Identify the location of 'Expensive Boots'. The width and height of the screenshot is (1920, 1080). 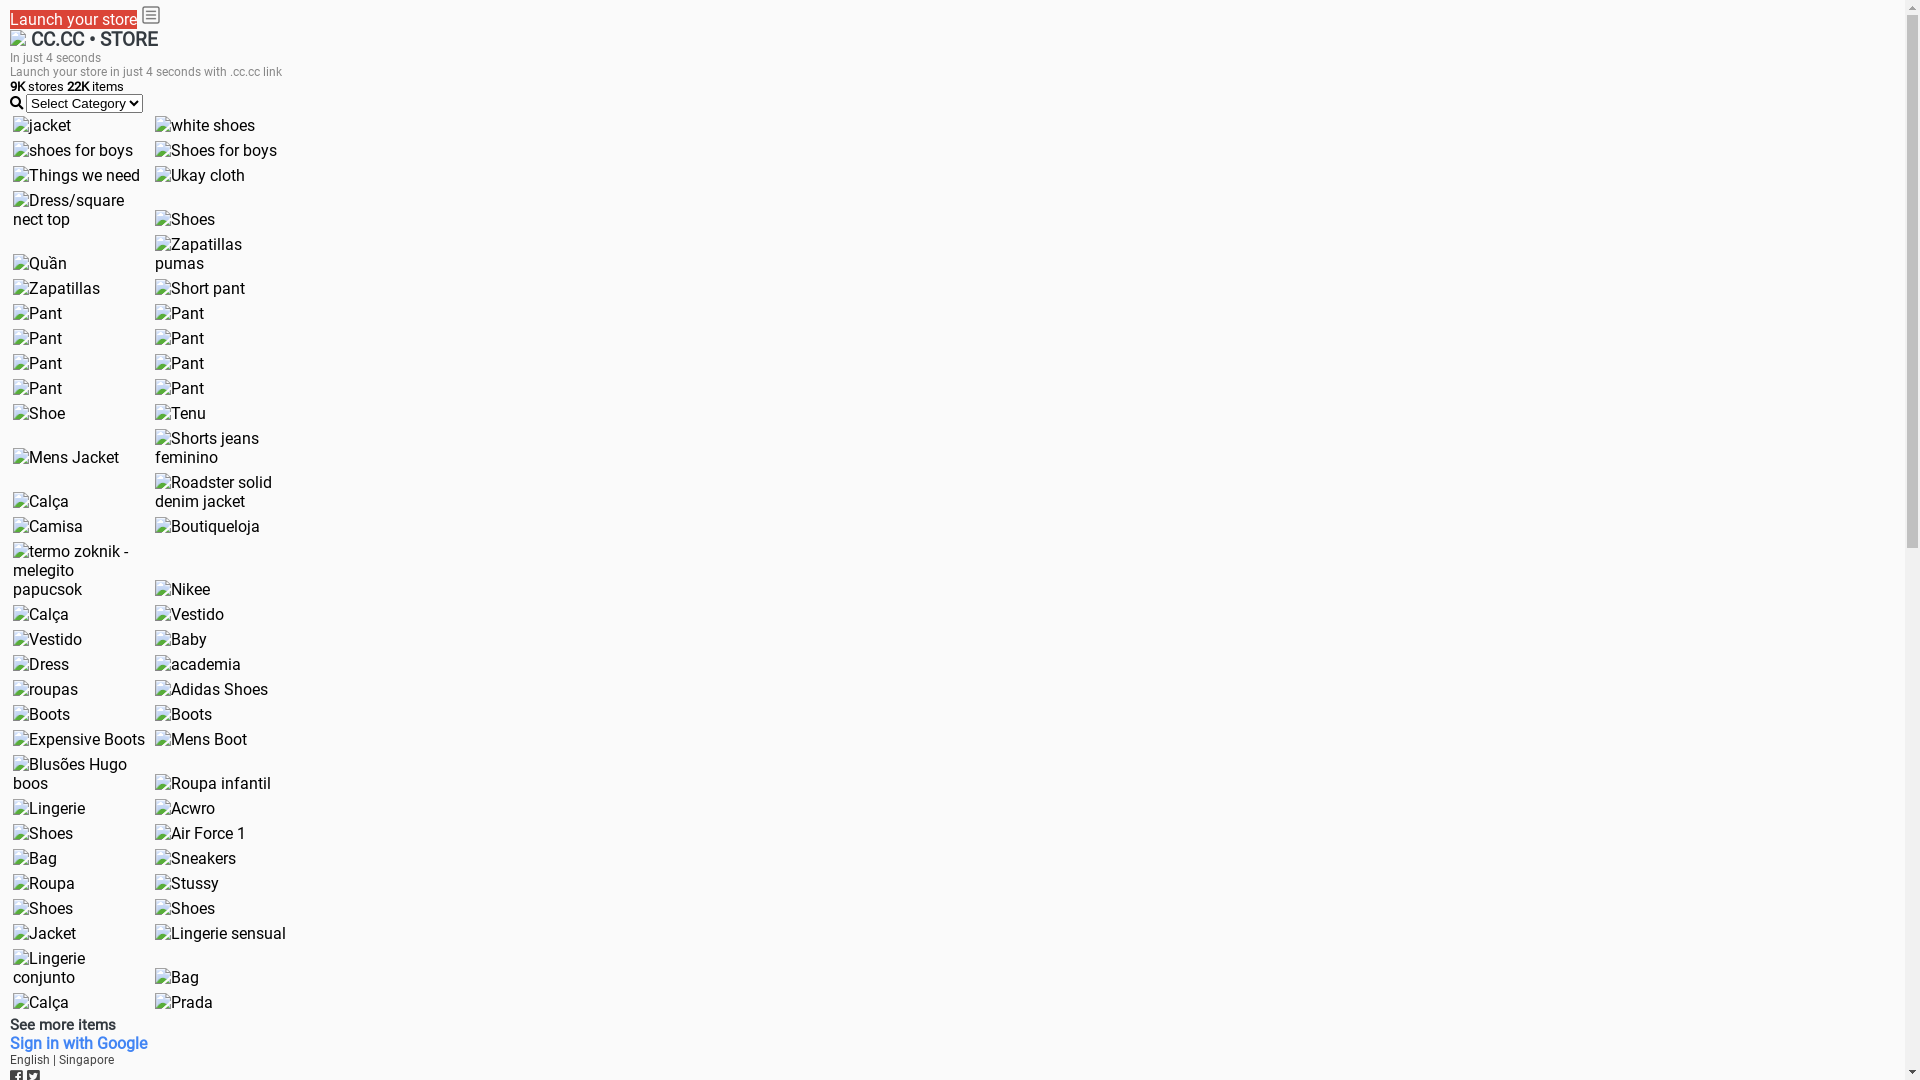
(78, 739).